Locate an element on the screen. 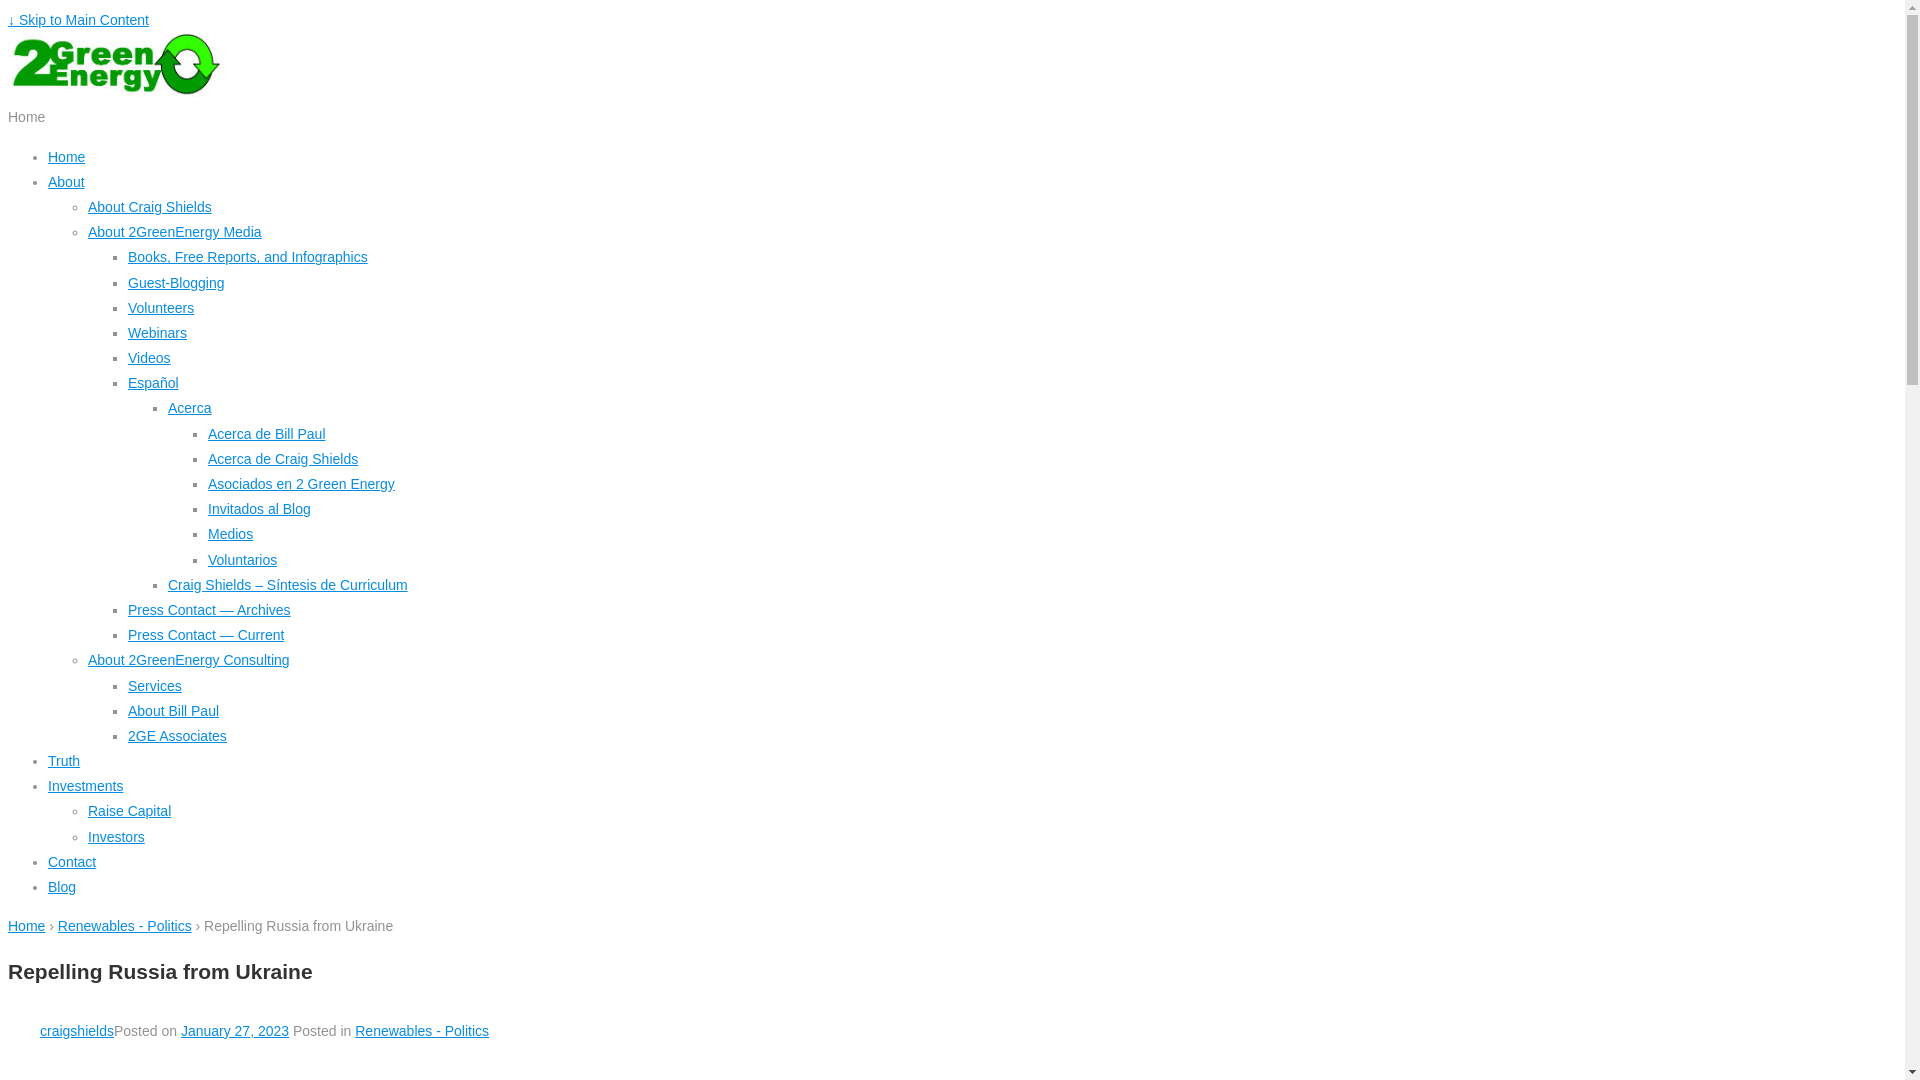 The height and width of the screenshot is (1080, 1920). 'January 27, 2023' is located at coordinates (235, 1030).